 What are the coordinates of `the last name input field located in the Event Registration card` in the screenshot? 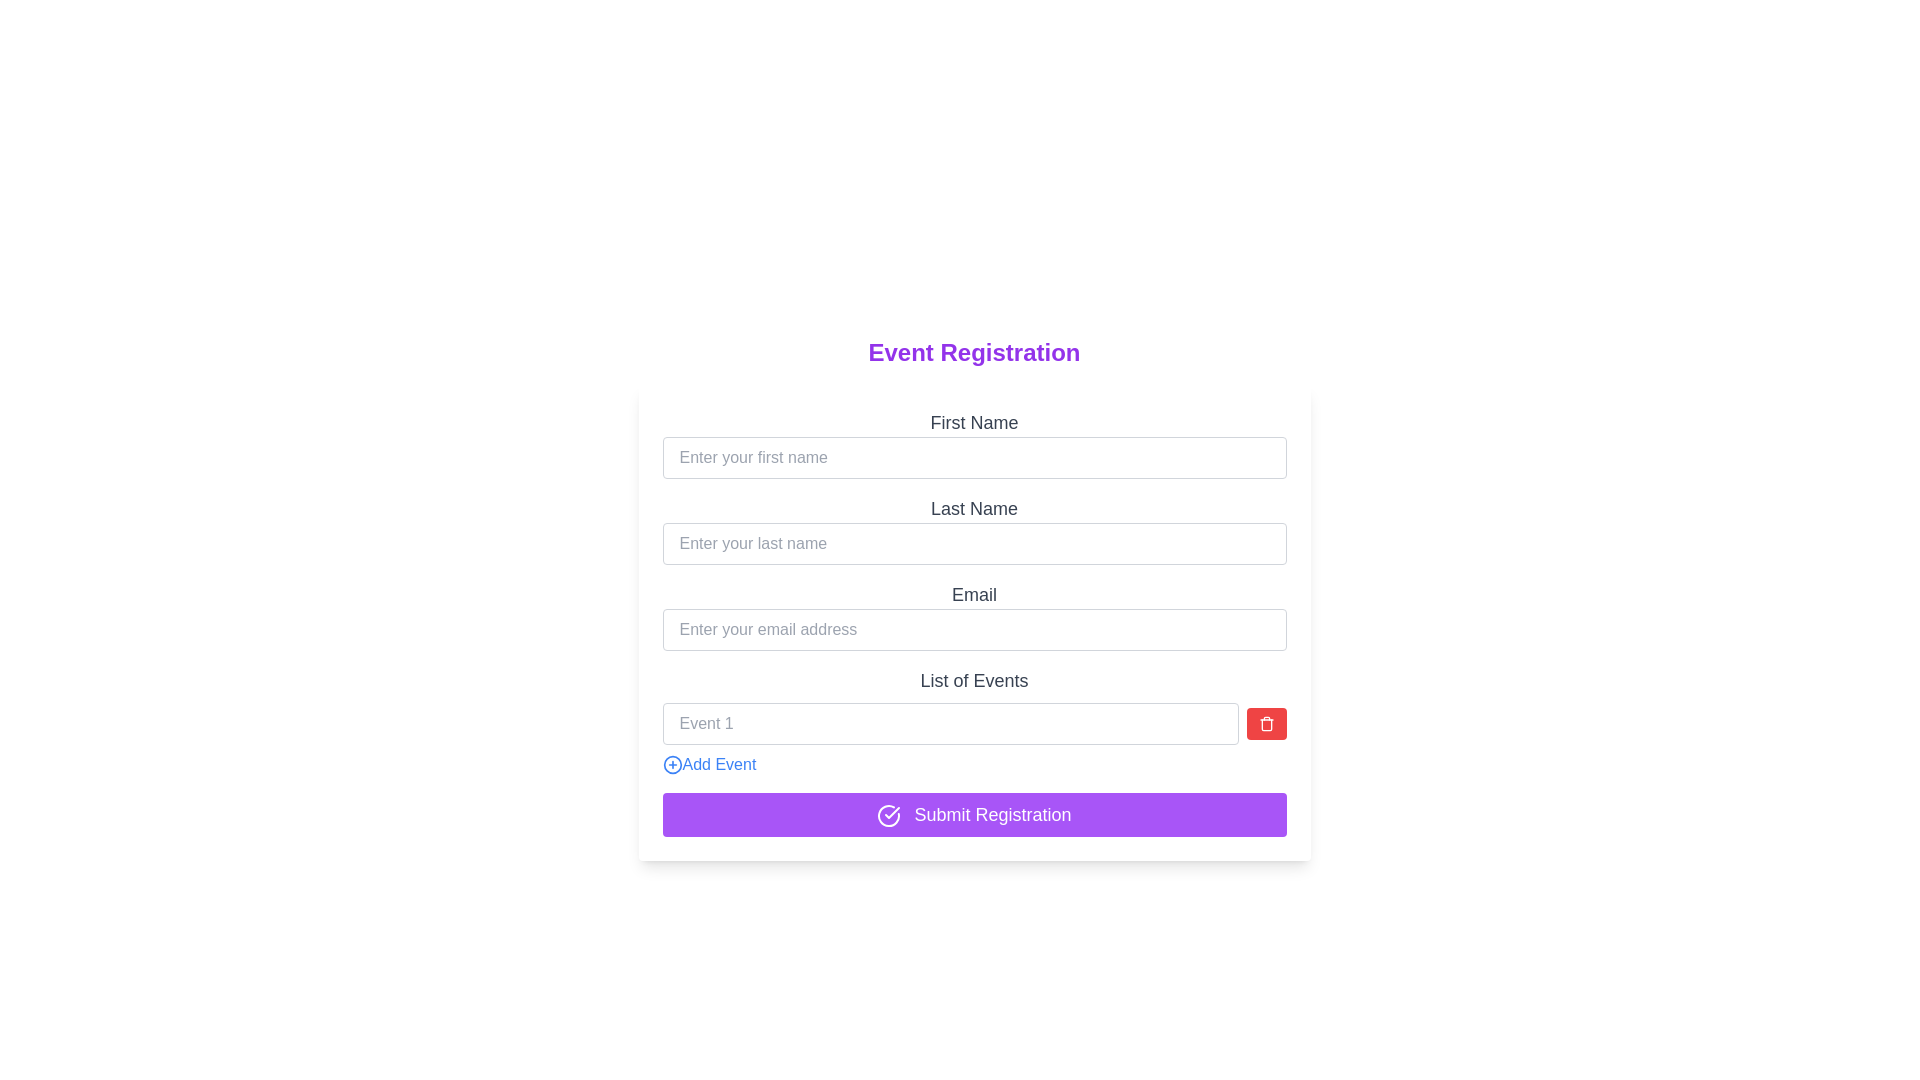 It's located at (974, 528).